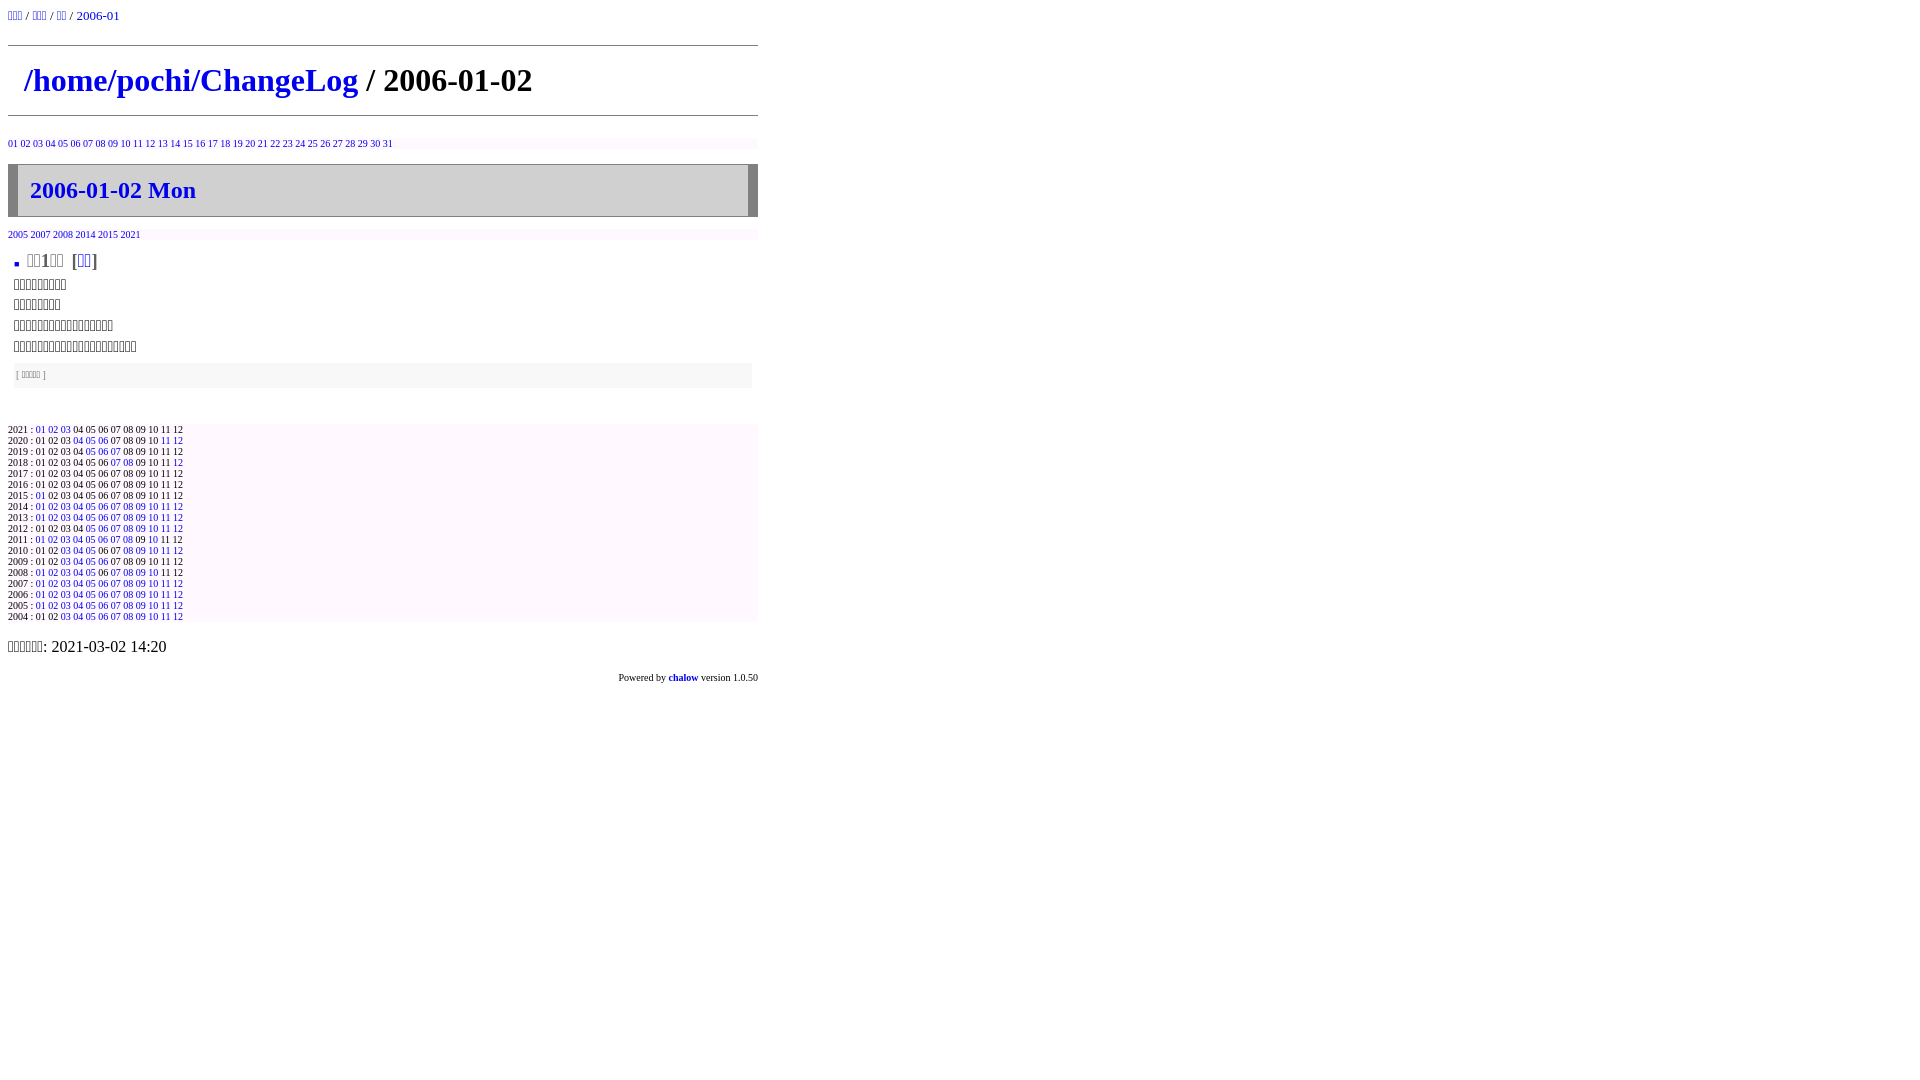  What do you see at coordinates (77, 538) in the screenshot?
I see `'04'` at bounding box center [77, 538].